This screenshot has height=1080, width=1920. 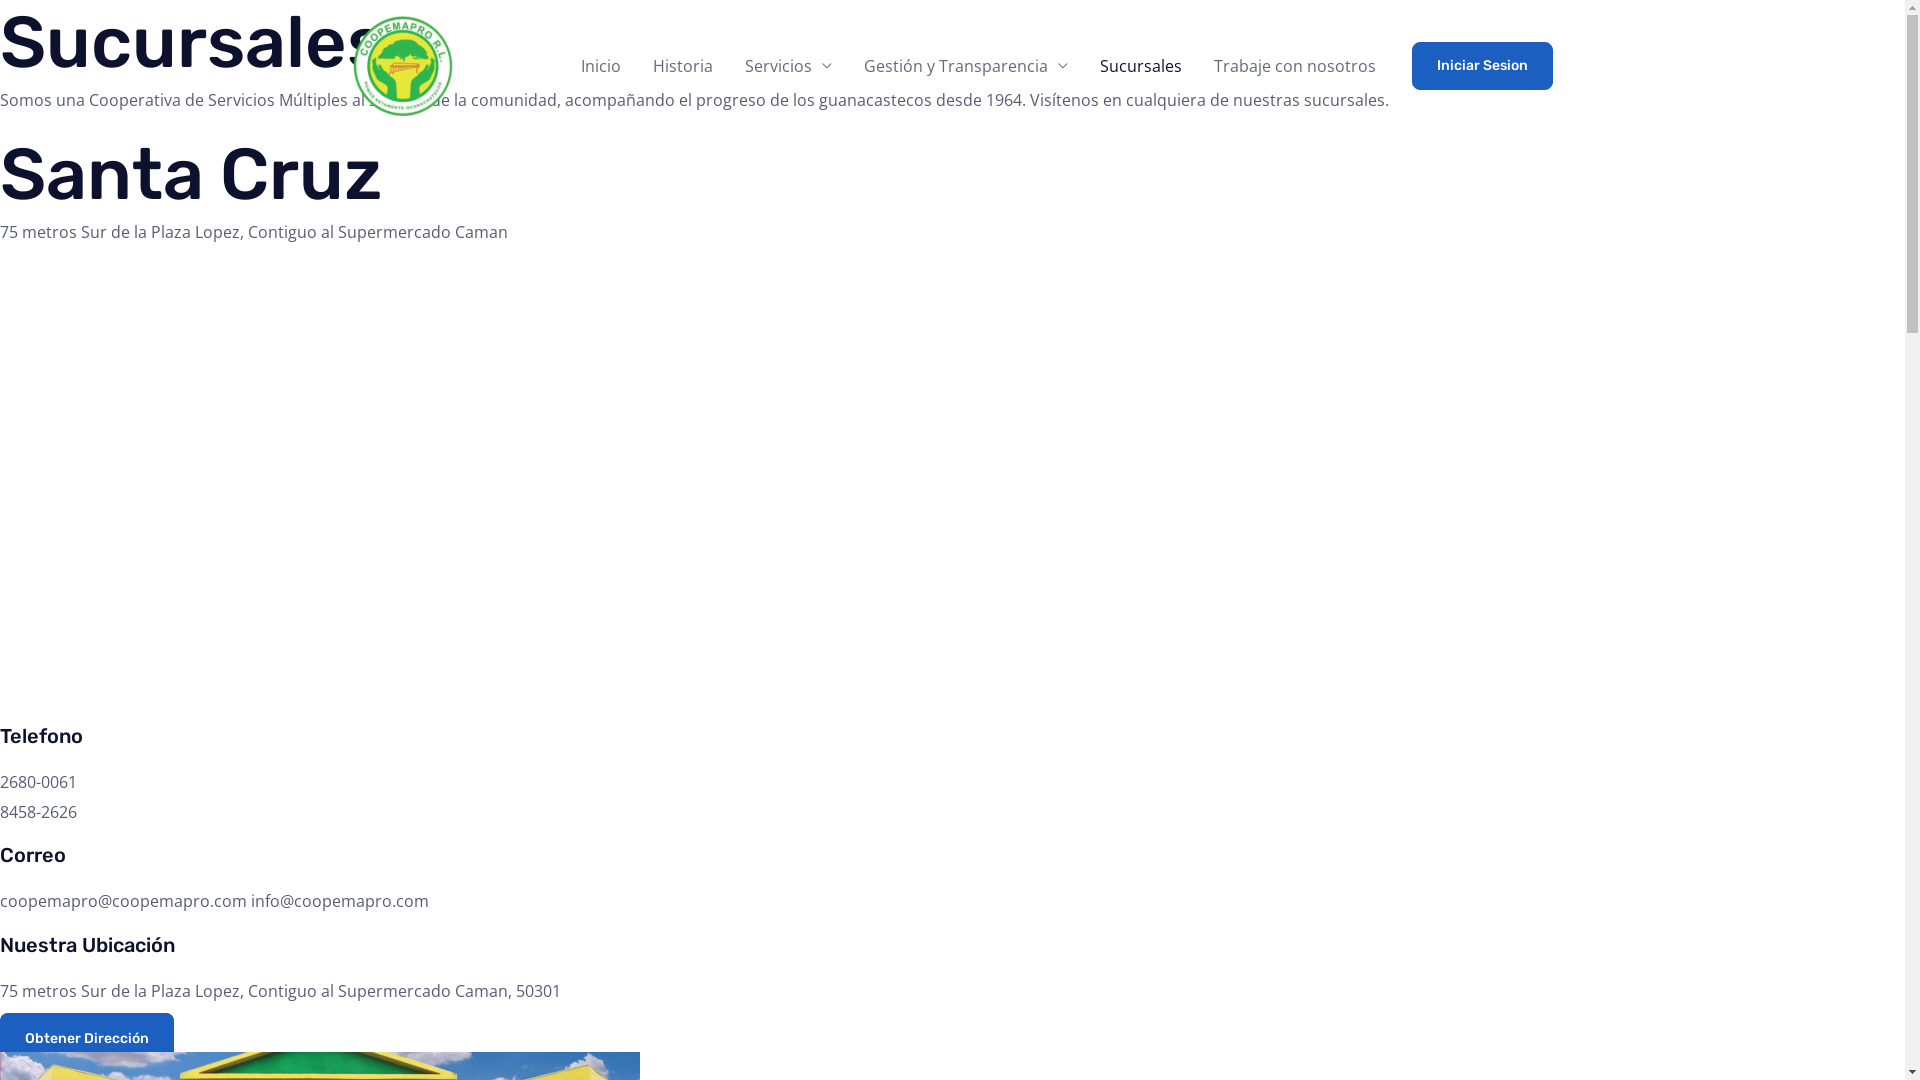 What do you see at coordinates (1482, 64) in the screenshot?
I see `'Iniciar Sesion'` at bounding box center [1482, 64].